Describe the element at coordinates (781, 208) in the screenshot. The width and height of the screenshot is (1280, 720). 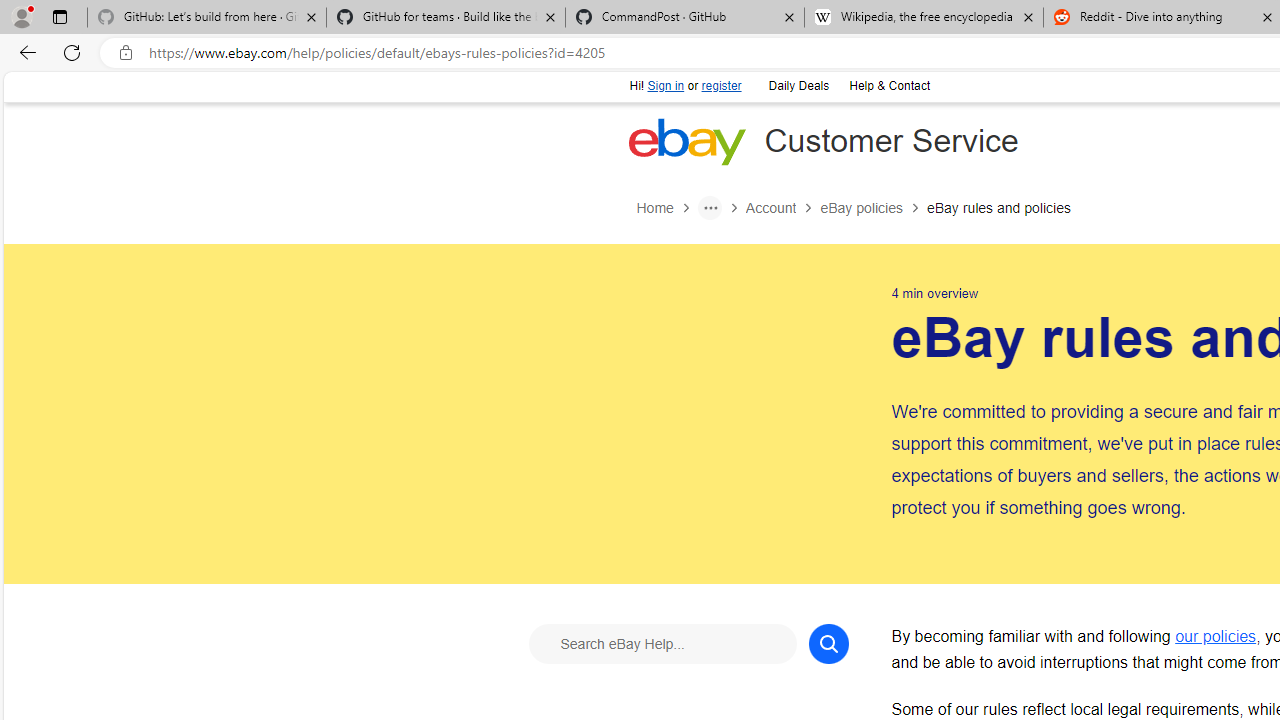
I see `'Account'` at that location.